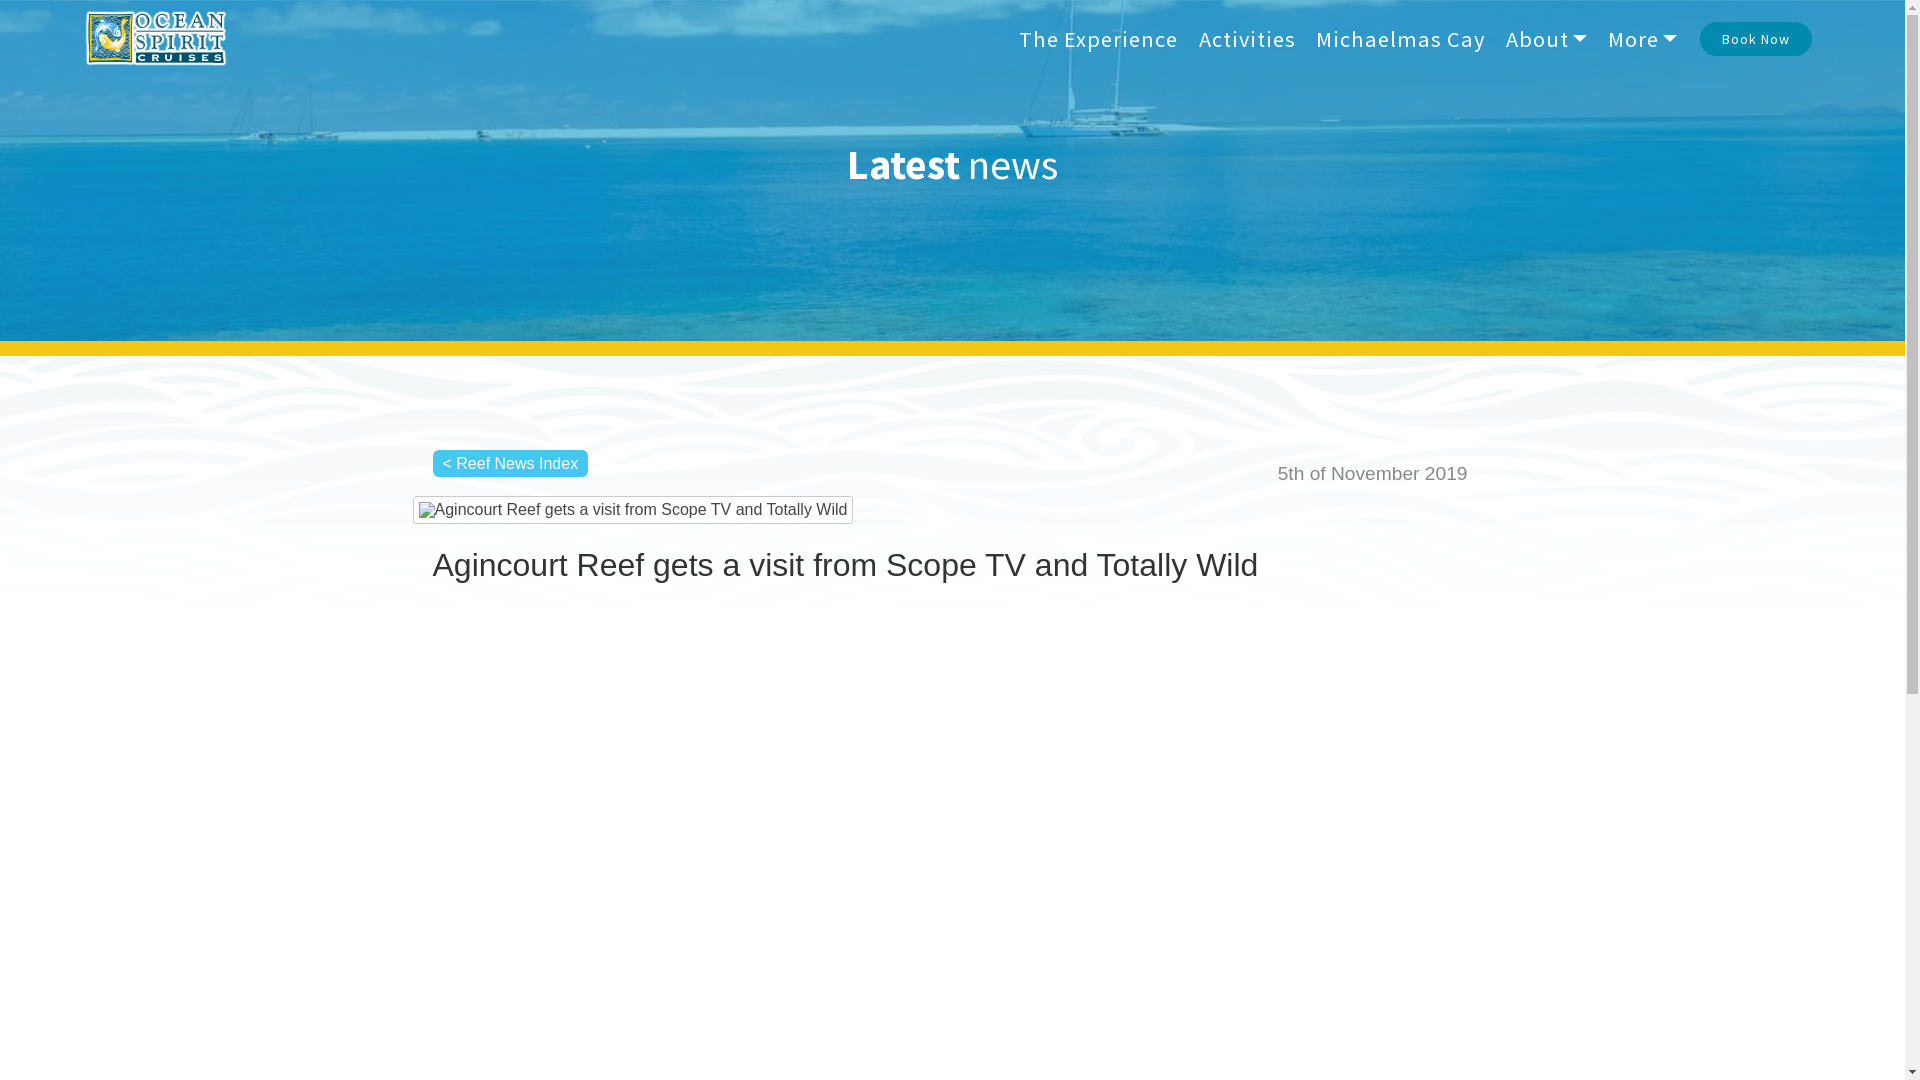 Image resolution: width=1920 pixels, height=1080 pixels. Describe the element at coordinates (509, 463) in the screenshot. I see `'< Reef News Index'` at that location.